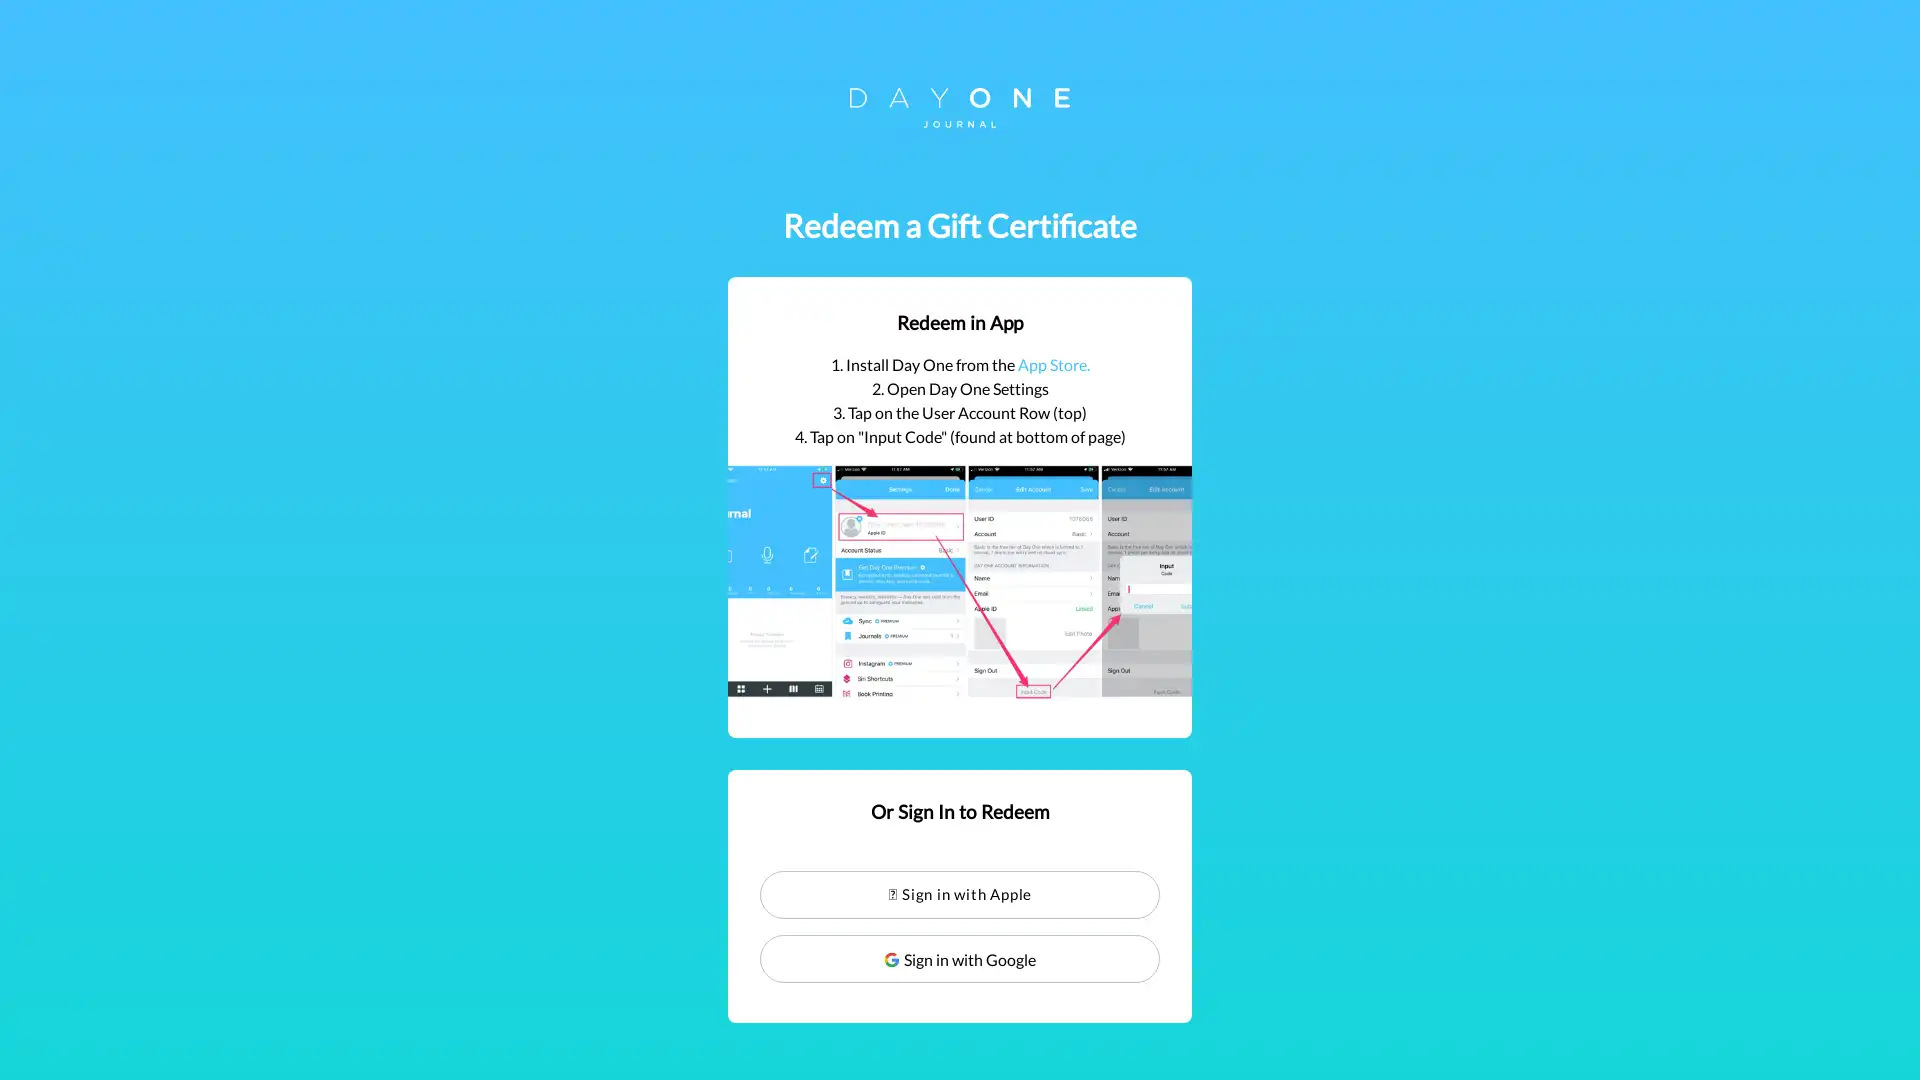 This screenshot has width=1920, height=1080. What do you see at coordinates (960, 958) in the screenshot?
I see `Sign in with Google` at bounding box center [960, 958].